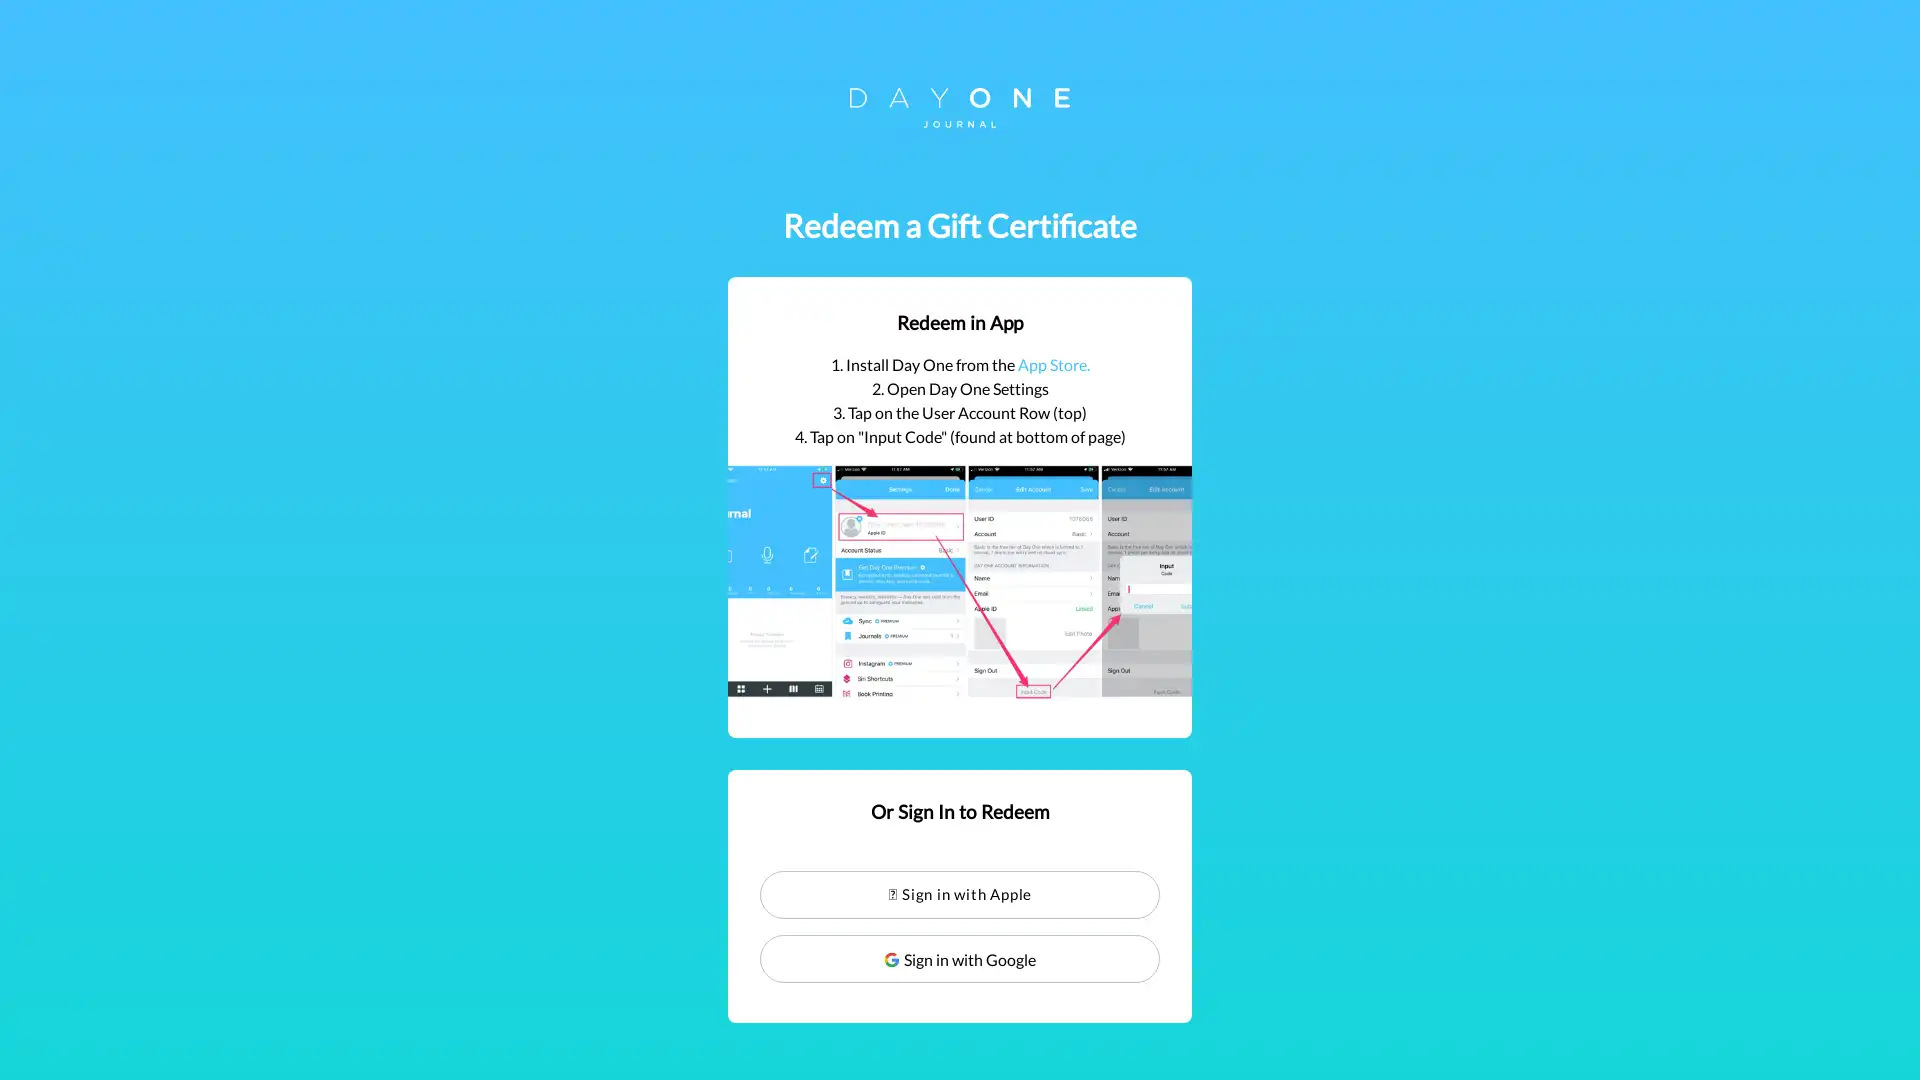 This screenshot has width=1920, height=1080. What do you see at coordinates (960, 958) in the screenshot?
I see `Sign in with Google` at bounding box center [960, 958].